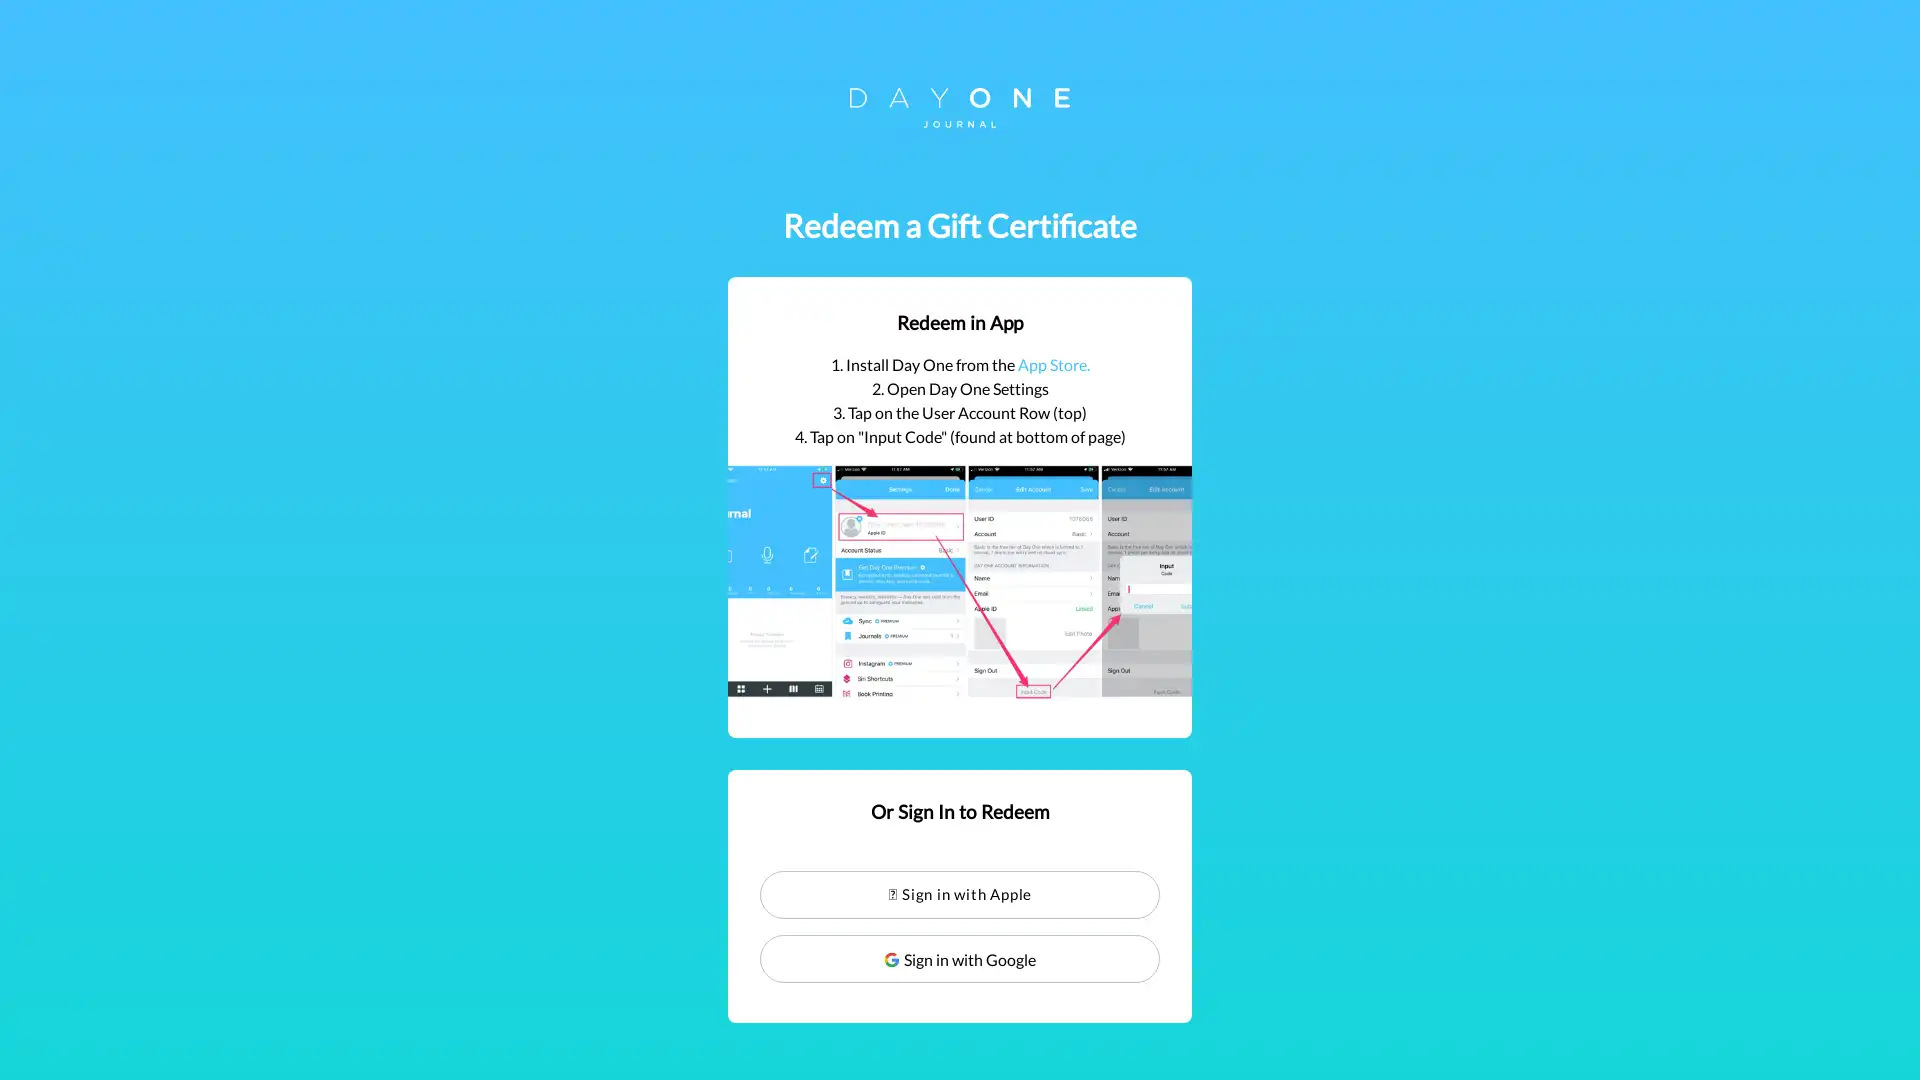 This screenshot has width=1920, height=1080. What do you see at coordinates (960, 958) in the screenshot?
I see `Sign in with Google` at bounding box center [960, 958].